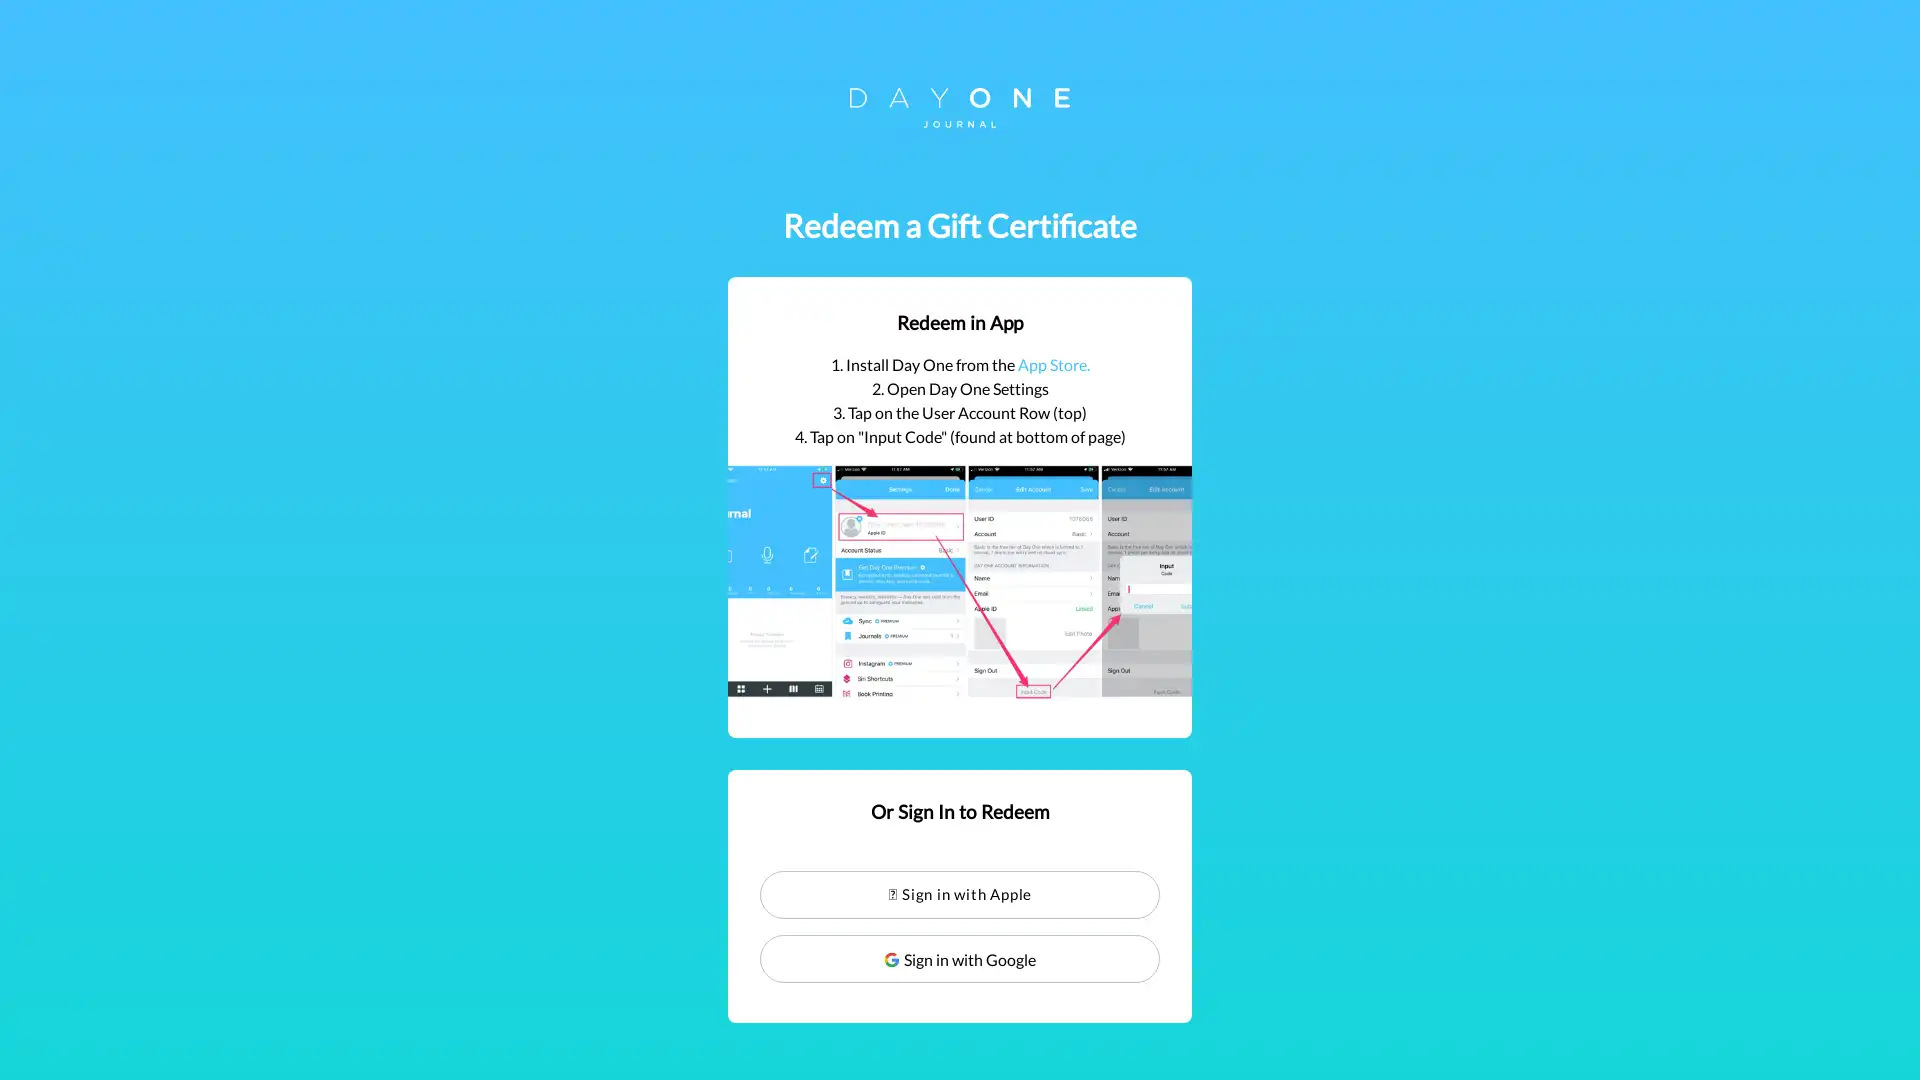 This screenshot has width=1920, height=1080. What do you see at coordinates (960, 958) in the screenshot?
I see `Sign in with Google` at bounding box center [960, 958].